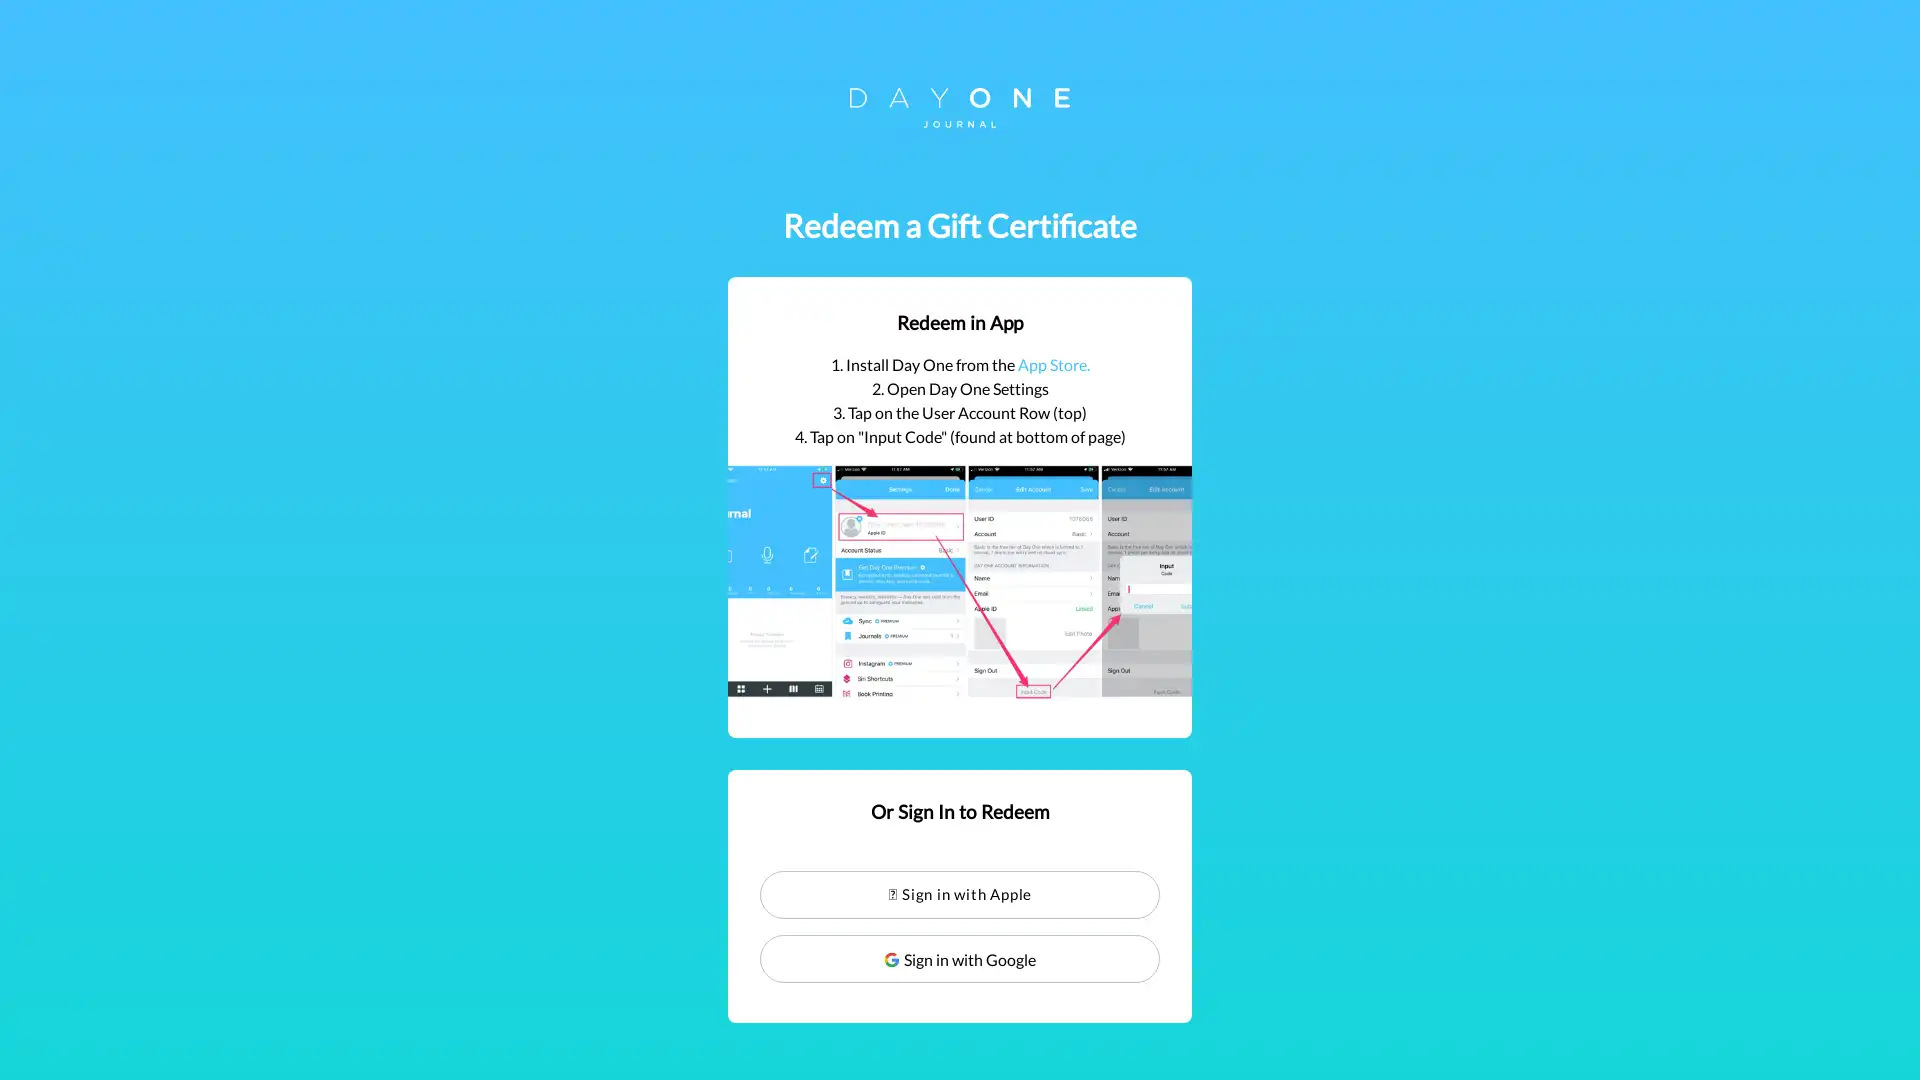 This screenshot has width=1920, height=1080. What do you see at coordinates (960, 958) in the screenshot?
I see `Sign in with Google` at bounding box center [960, 958].